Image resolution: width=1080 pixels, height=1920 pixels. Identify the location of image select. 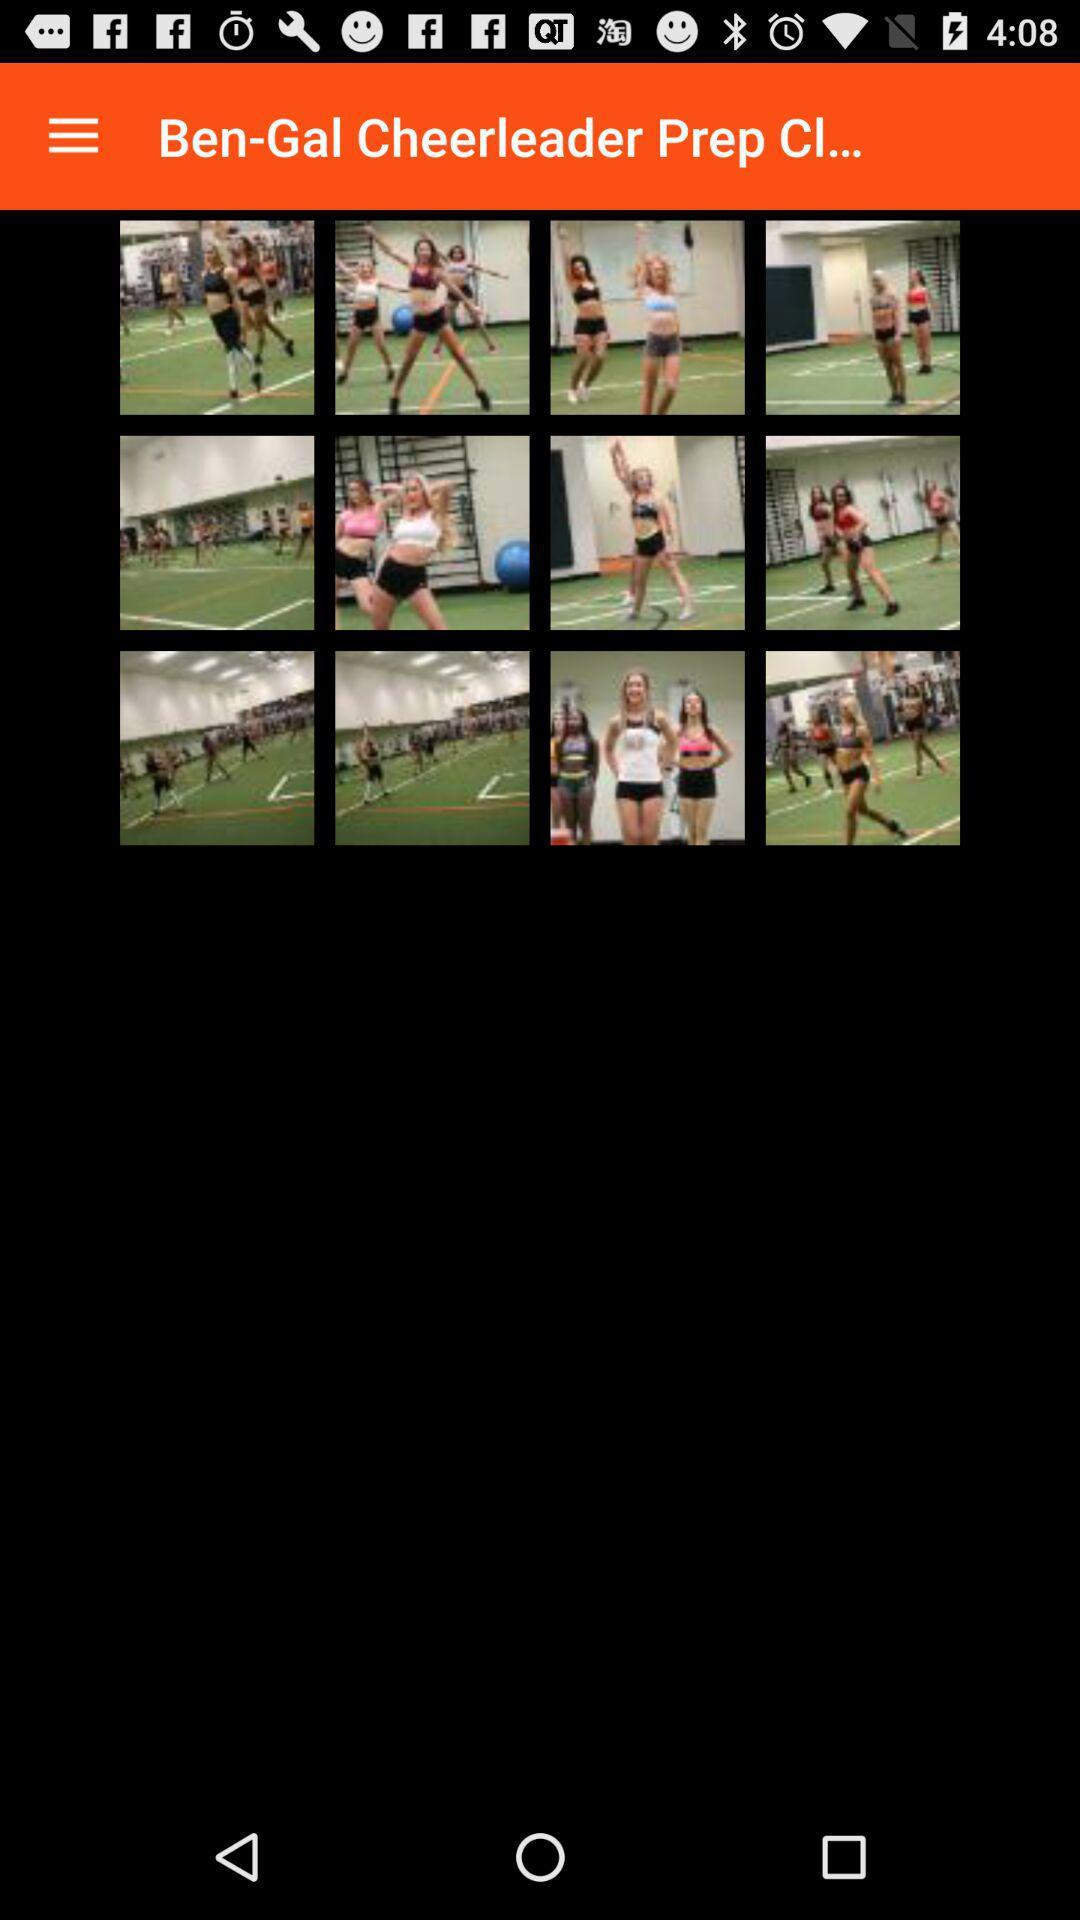
(861, 316).